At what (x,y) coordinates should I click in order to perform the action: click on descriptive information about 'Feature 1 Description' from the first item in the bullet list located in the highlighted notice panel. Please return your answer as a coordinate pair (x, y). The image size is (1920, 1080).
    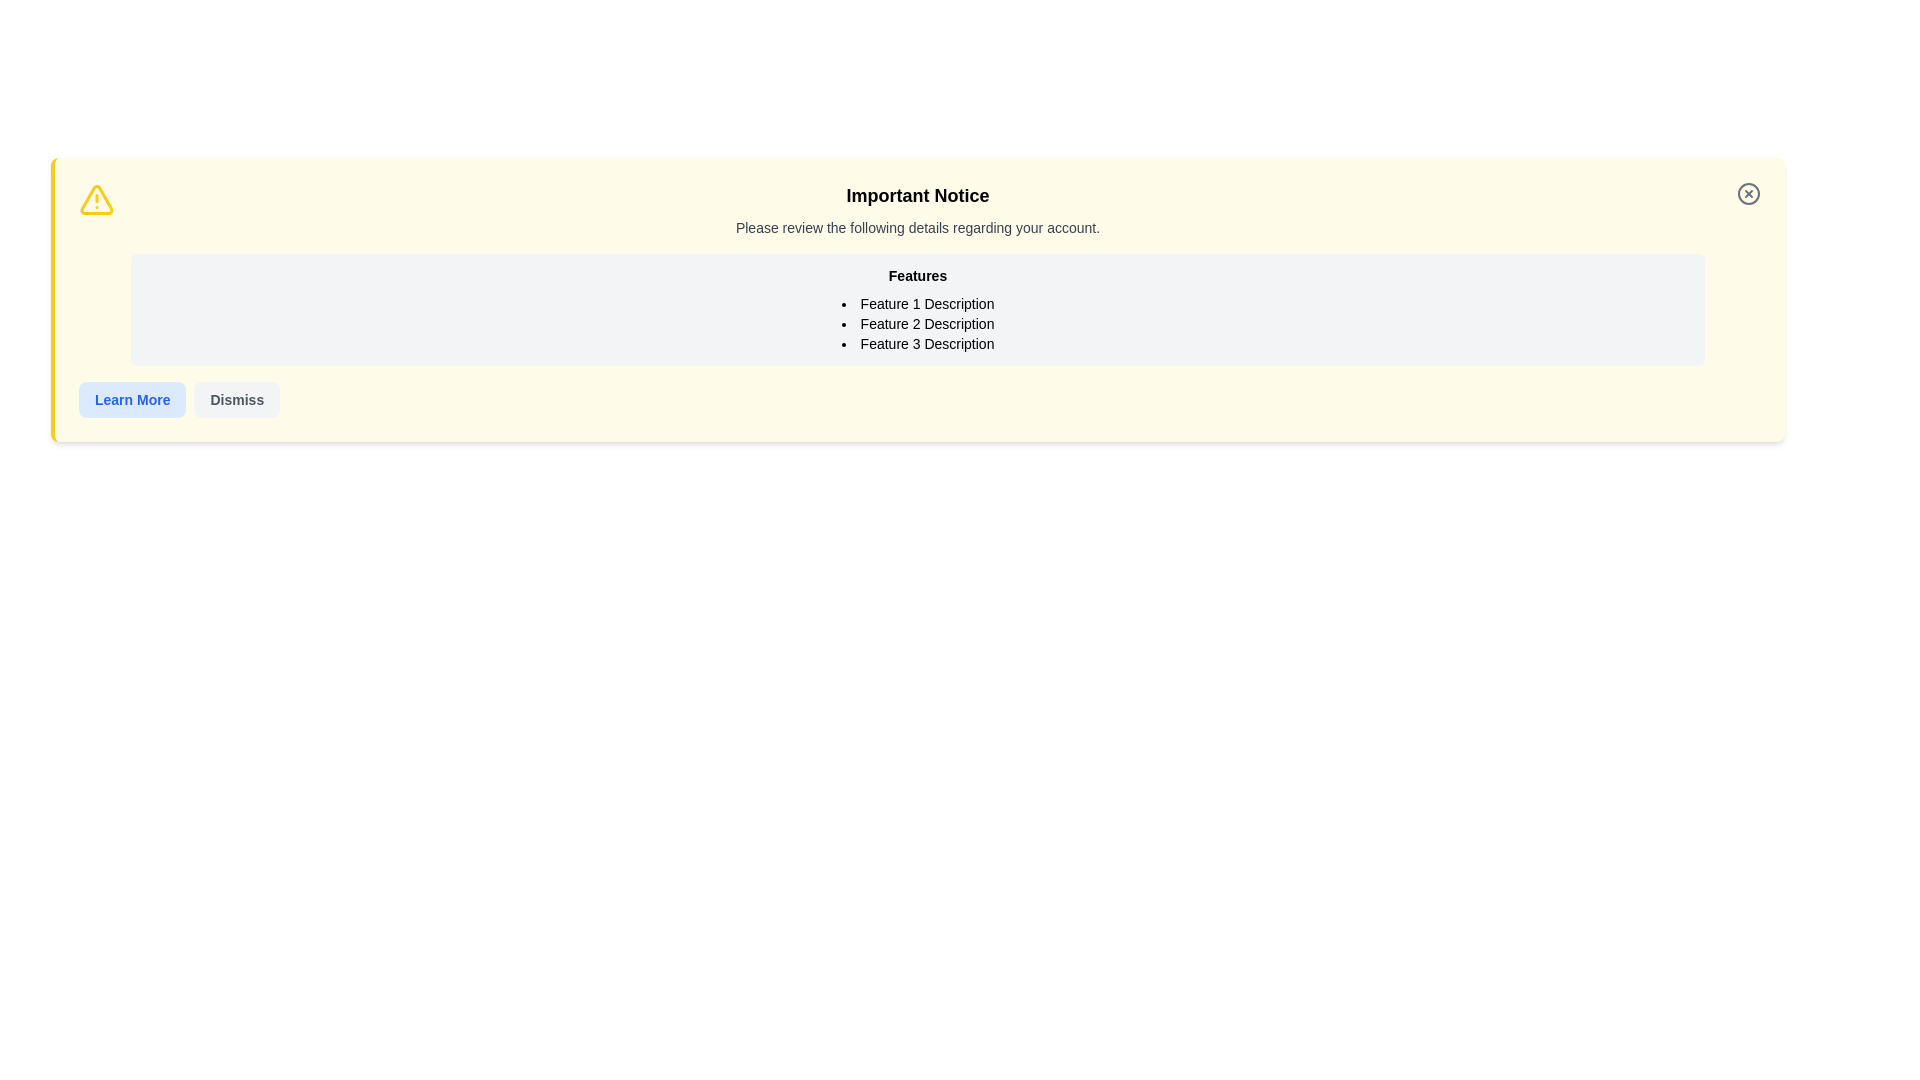
    Looking at the image, I should click on (916, 304).